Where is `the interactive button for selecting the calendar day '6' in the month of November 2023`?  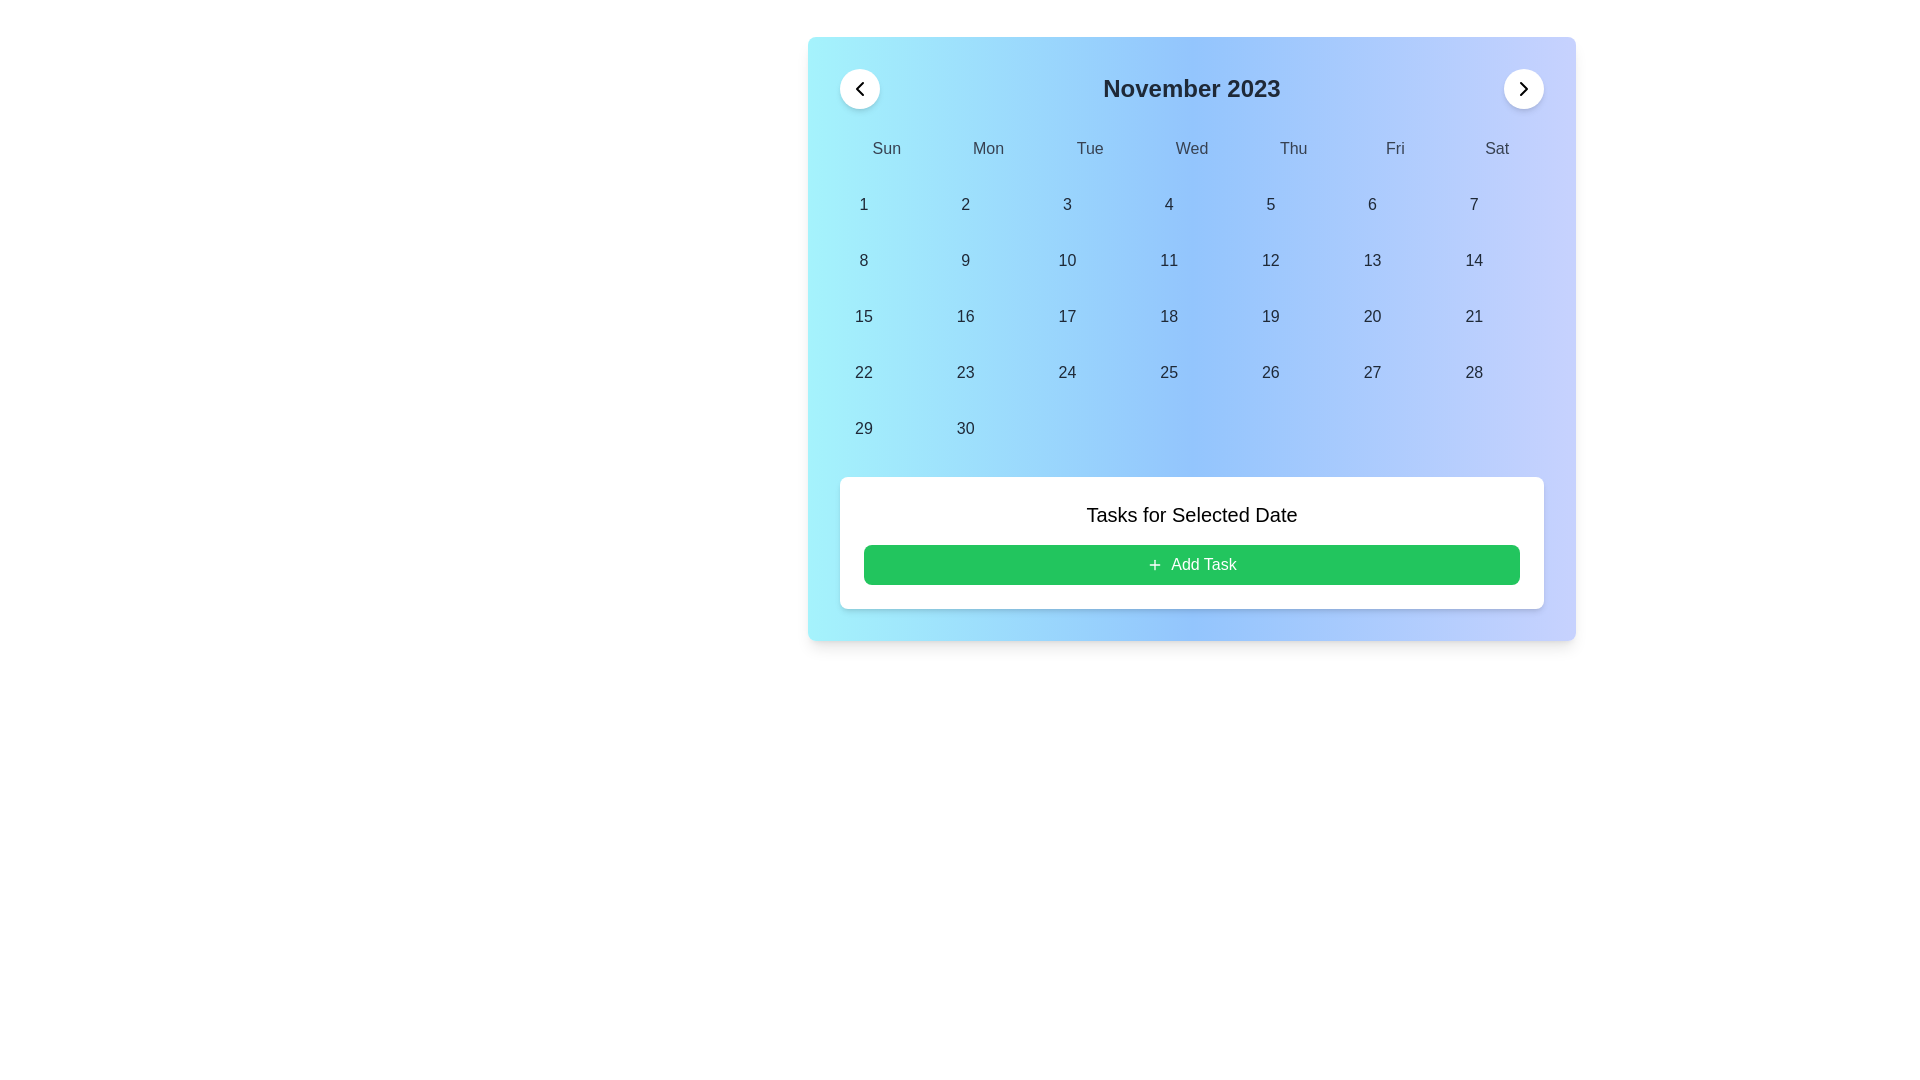 the interactive button for selecting the calendar day '6' in the month of November 2023 is located at coordinates (1371, 204).